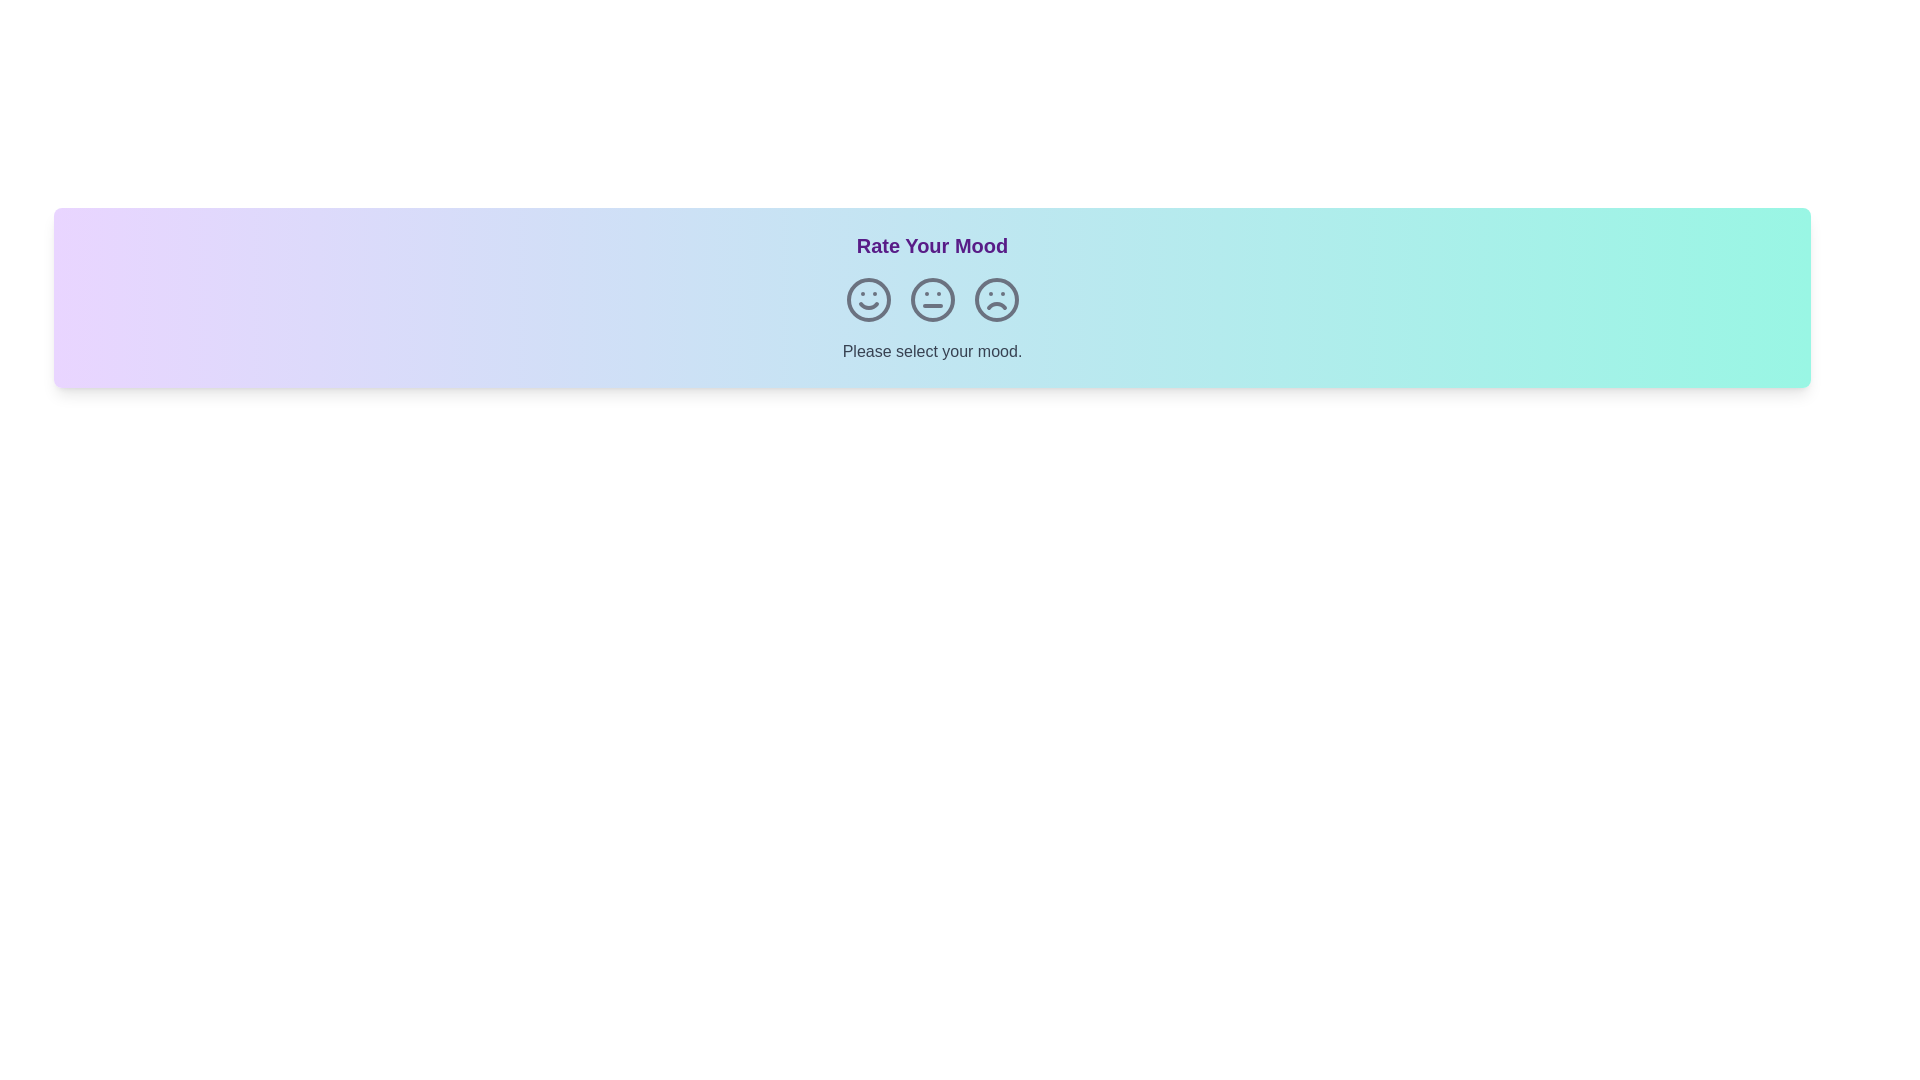 Image resolution: width=1920 pixels, height=1080 pixels. Describe the element at coordinates (868, 300) in the screenshot. I see `the mood rating button corresponding to happy` at that location.